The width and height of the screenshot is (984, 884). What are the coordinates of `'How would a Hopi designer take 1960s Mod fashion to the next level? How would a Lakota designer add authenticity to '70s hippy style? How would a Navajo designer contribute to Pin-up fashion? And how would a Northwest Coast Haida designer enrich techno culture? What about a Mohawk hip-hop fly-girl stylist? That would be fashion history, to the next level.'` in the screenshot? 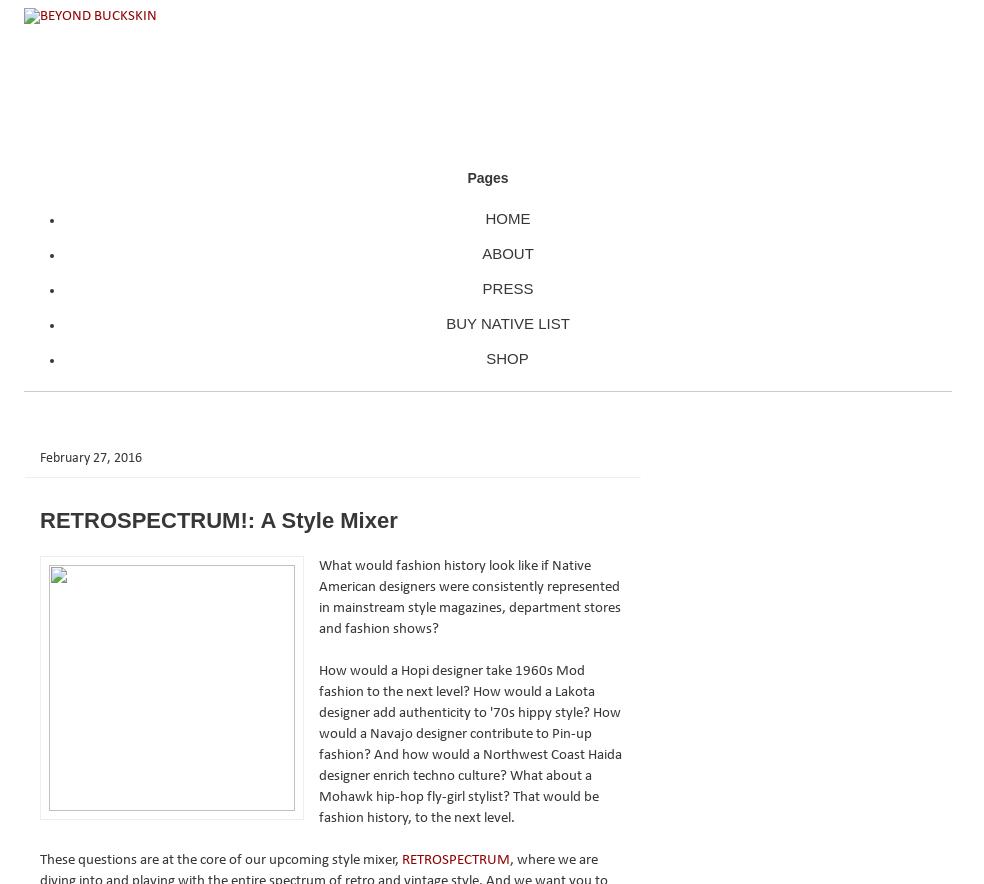 It's located at (470, 743).